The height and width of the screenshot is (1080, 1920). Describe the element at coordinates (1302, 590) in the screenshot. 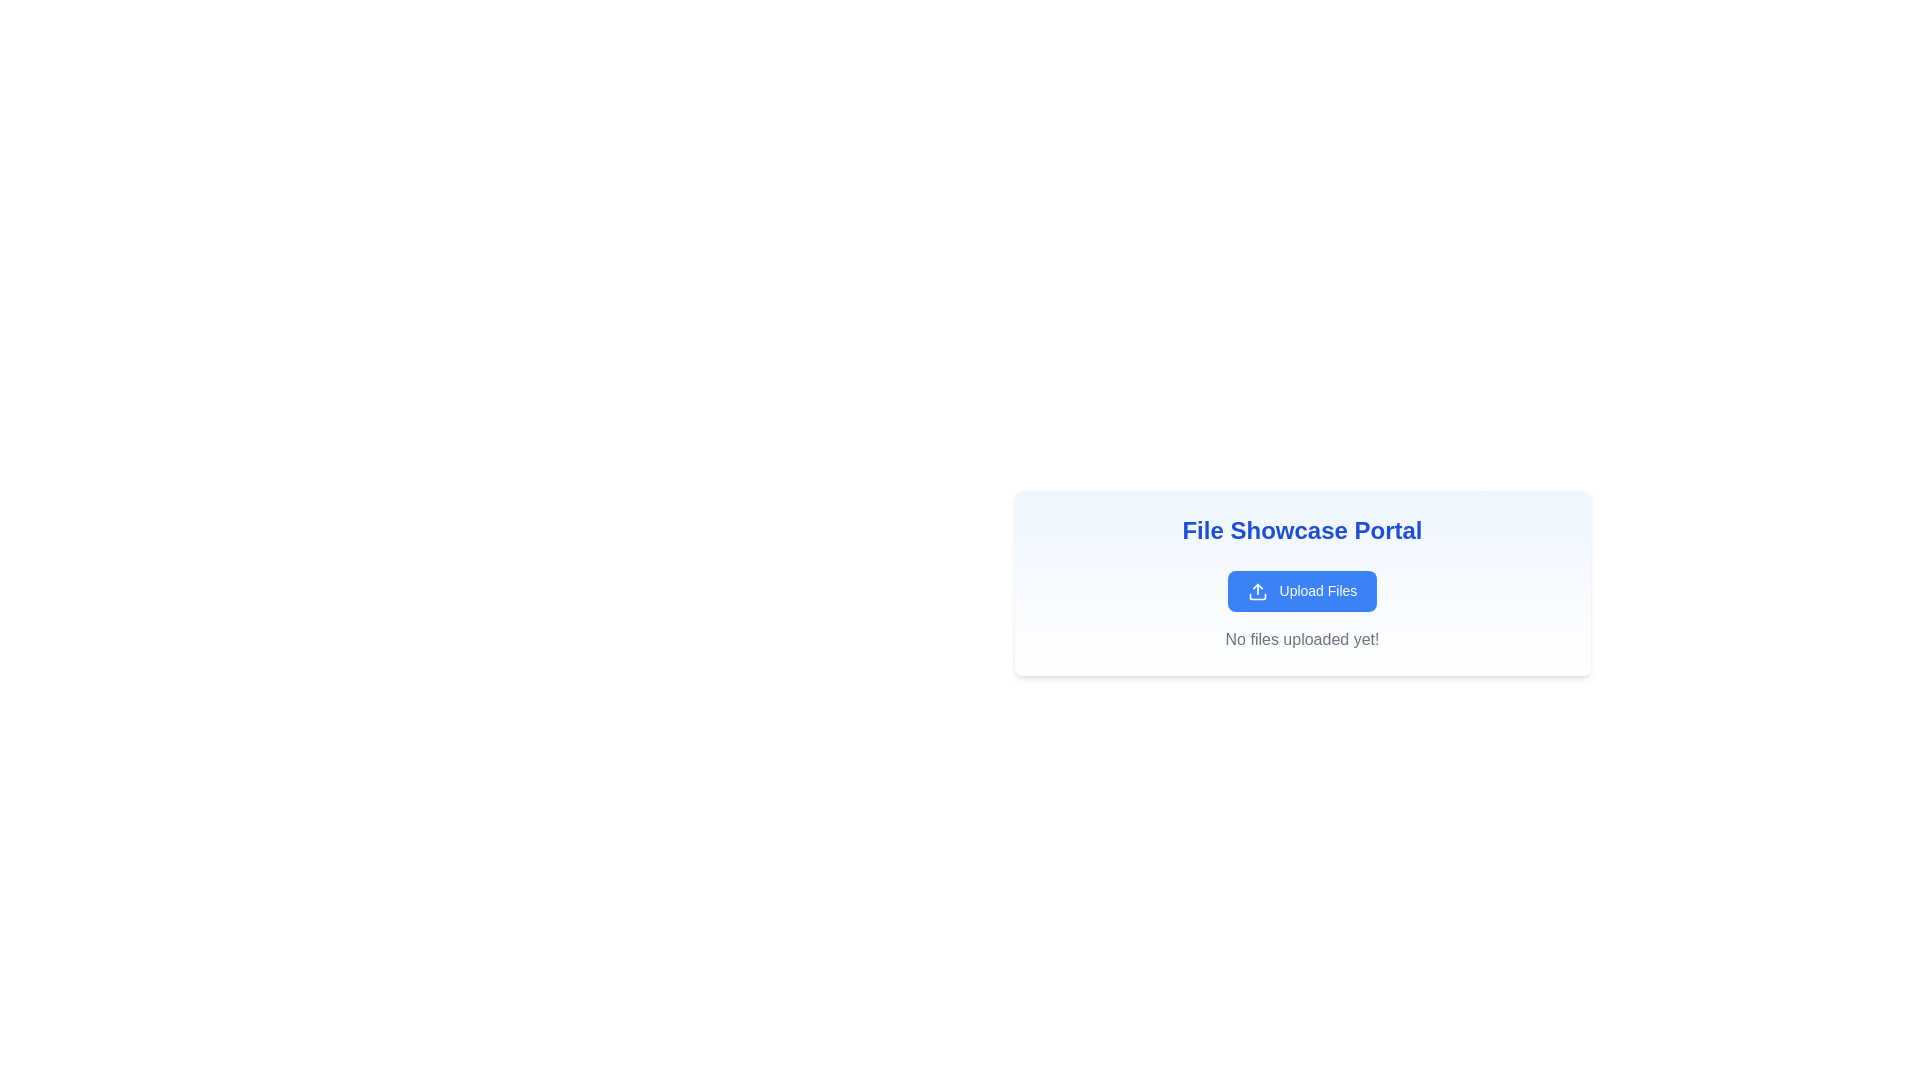

I see `the upload button located within the 'File Showcase Portal' pane, directly above the text 'No files uploaded yet!'` at that location.